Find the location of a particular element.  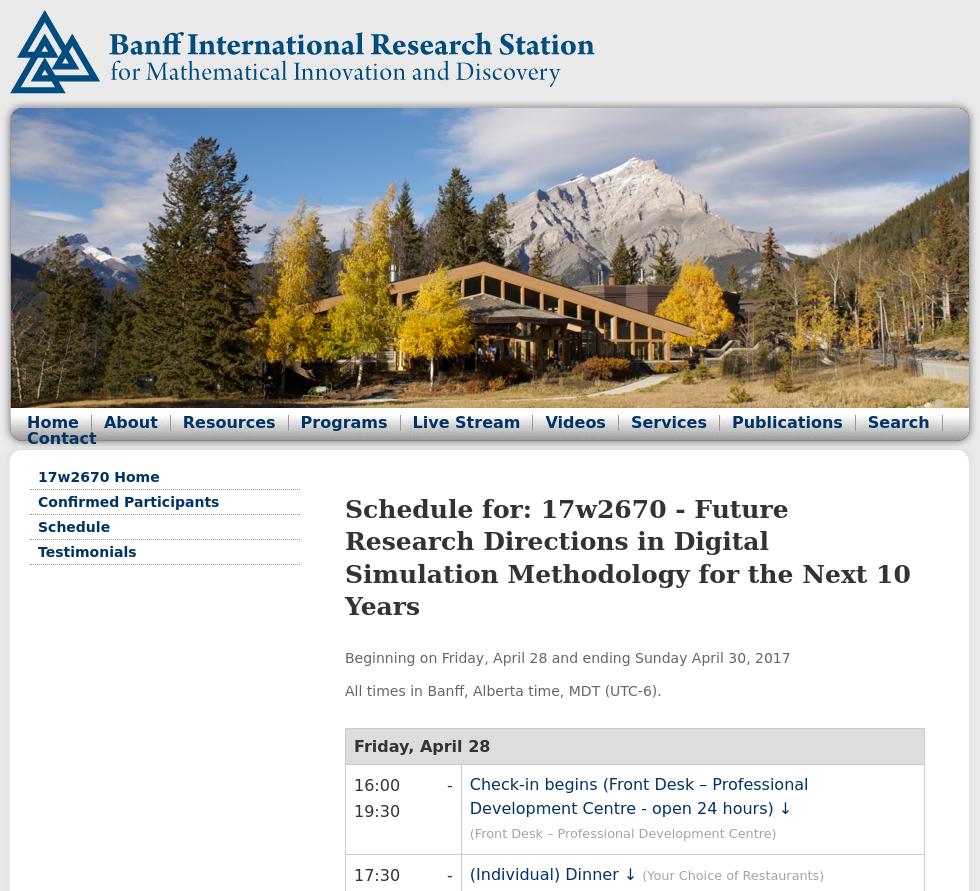

'Beginning on Friday, April 28 and ending Sunday April 30, 2017' is located at coordinates (567, 656).